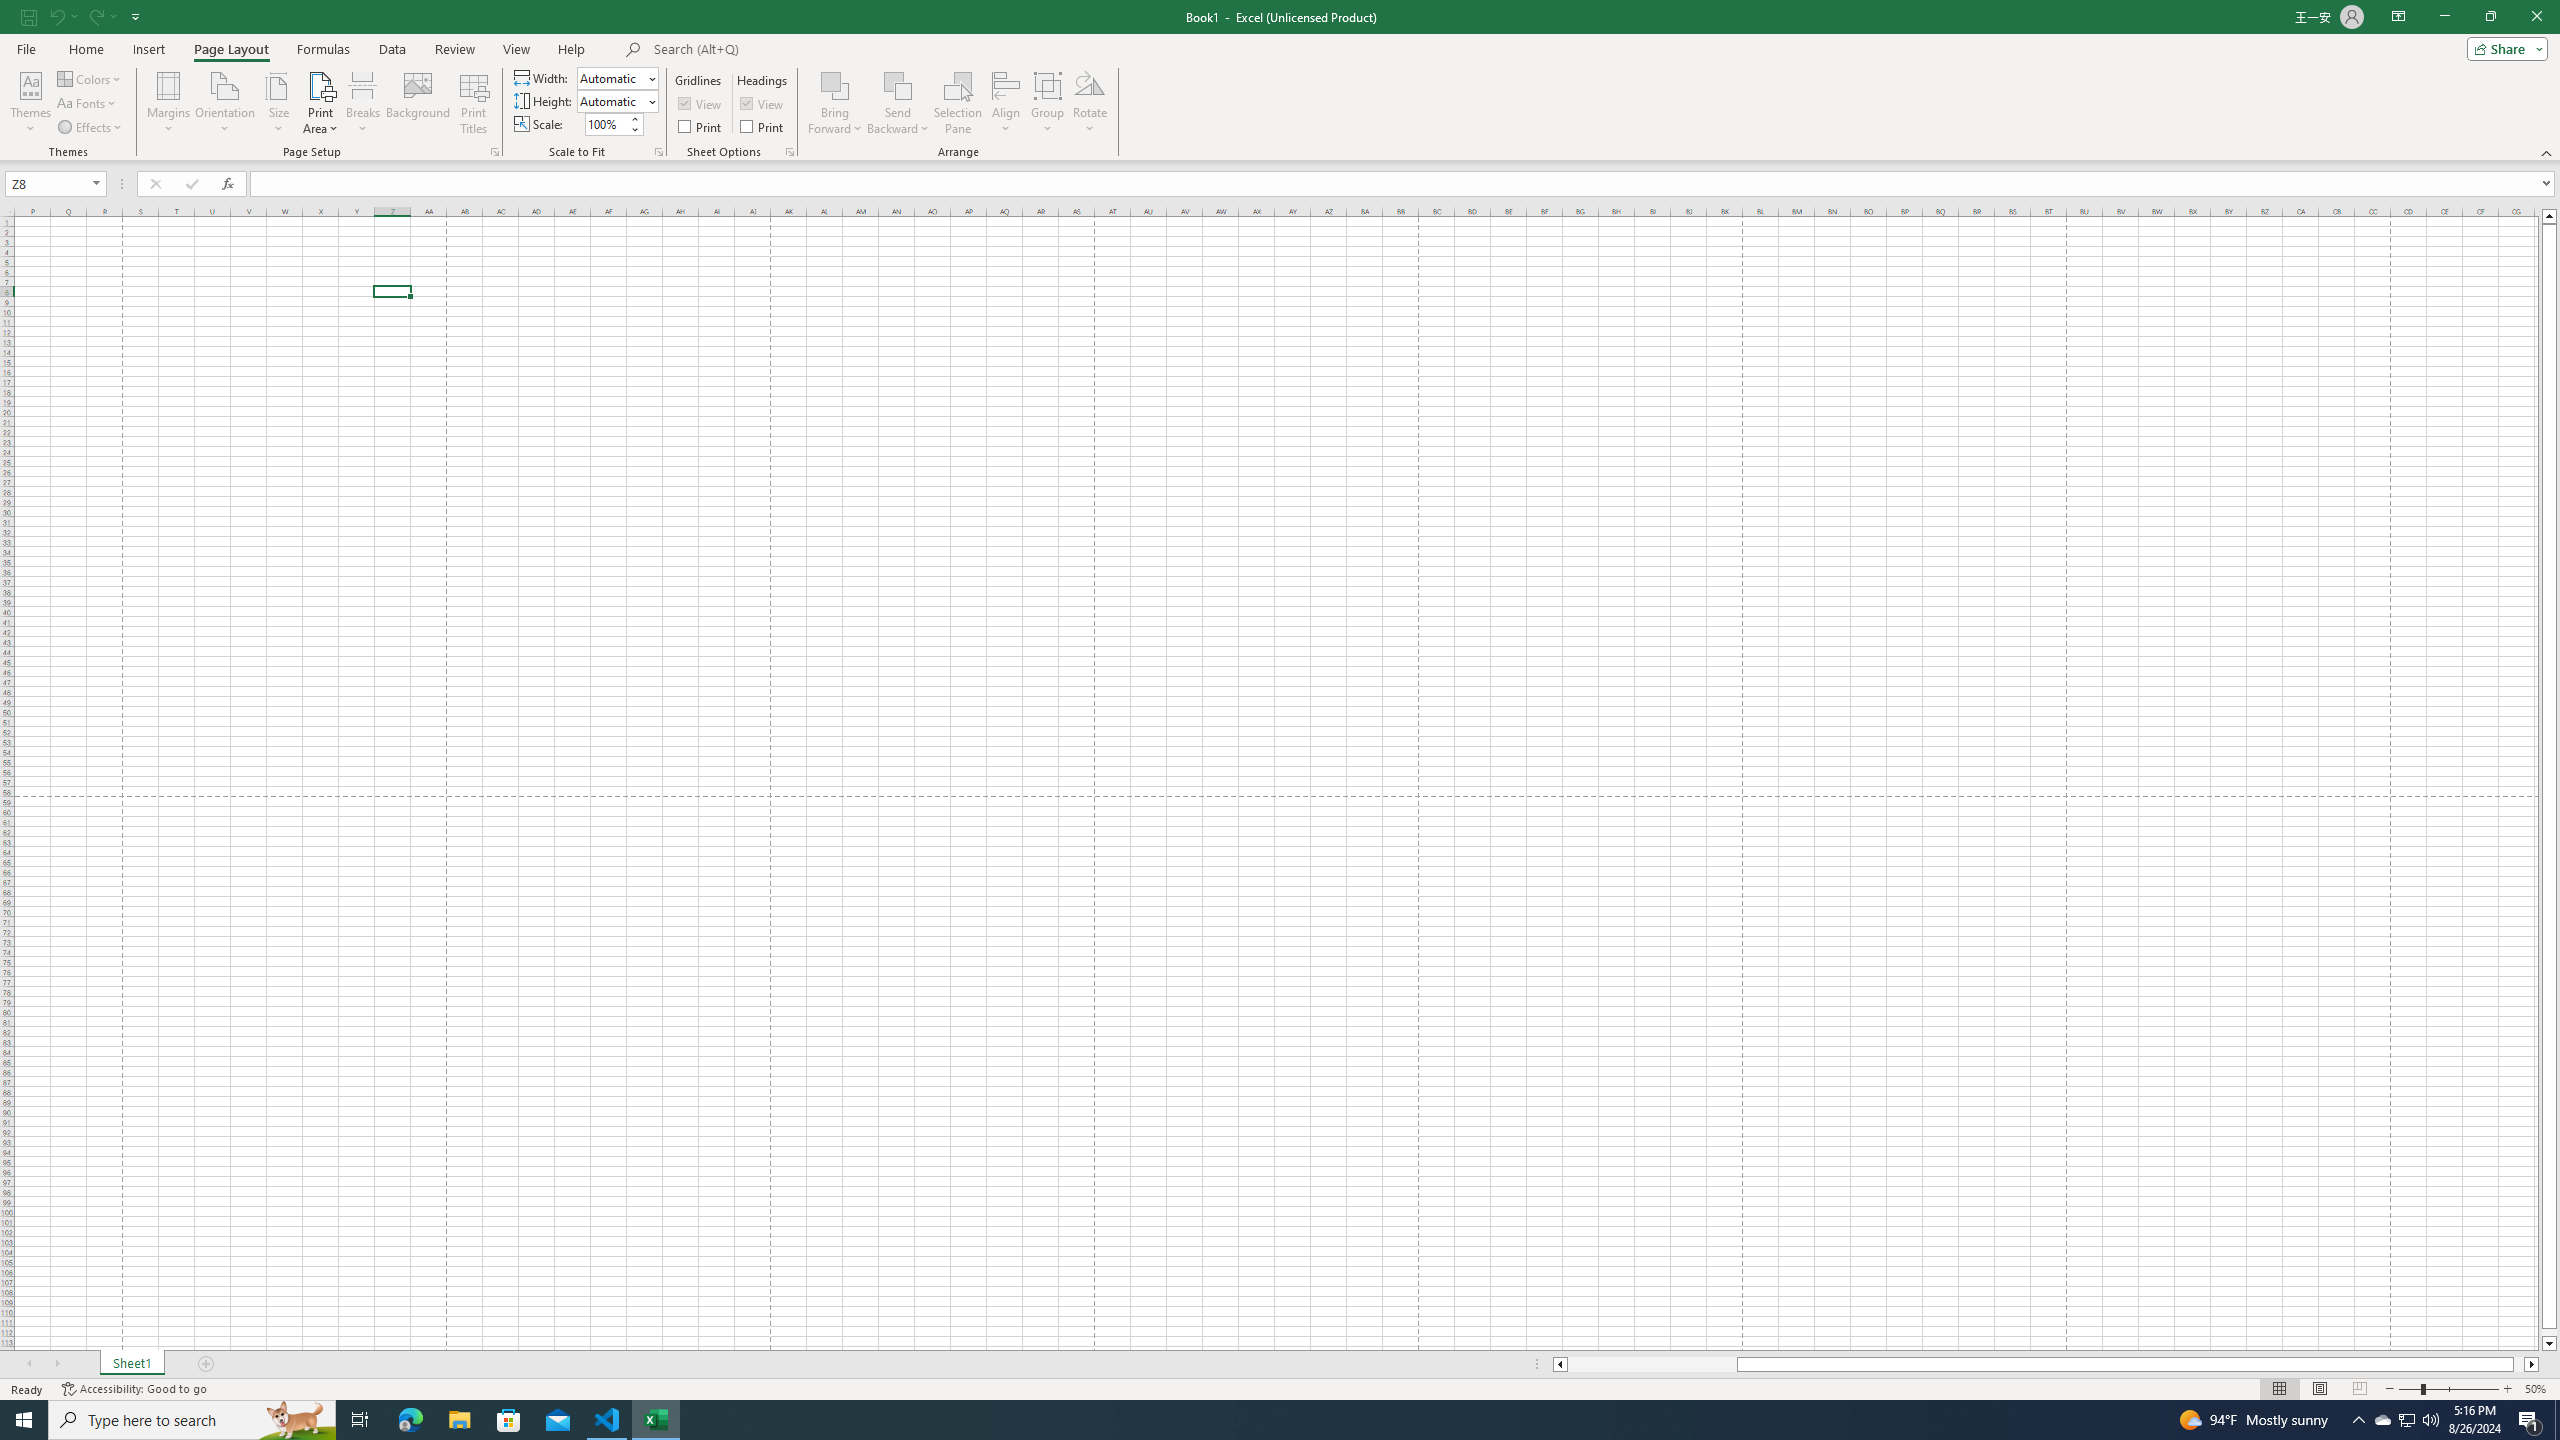 This screenshot has width=2560, height=1440. Describe the element at coordinates (633, 129) in the screenshot. I see `'Less'` at that location.